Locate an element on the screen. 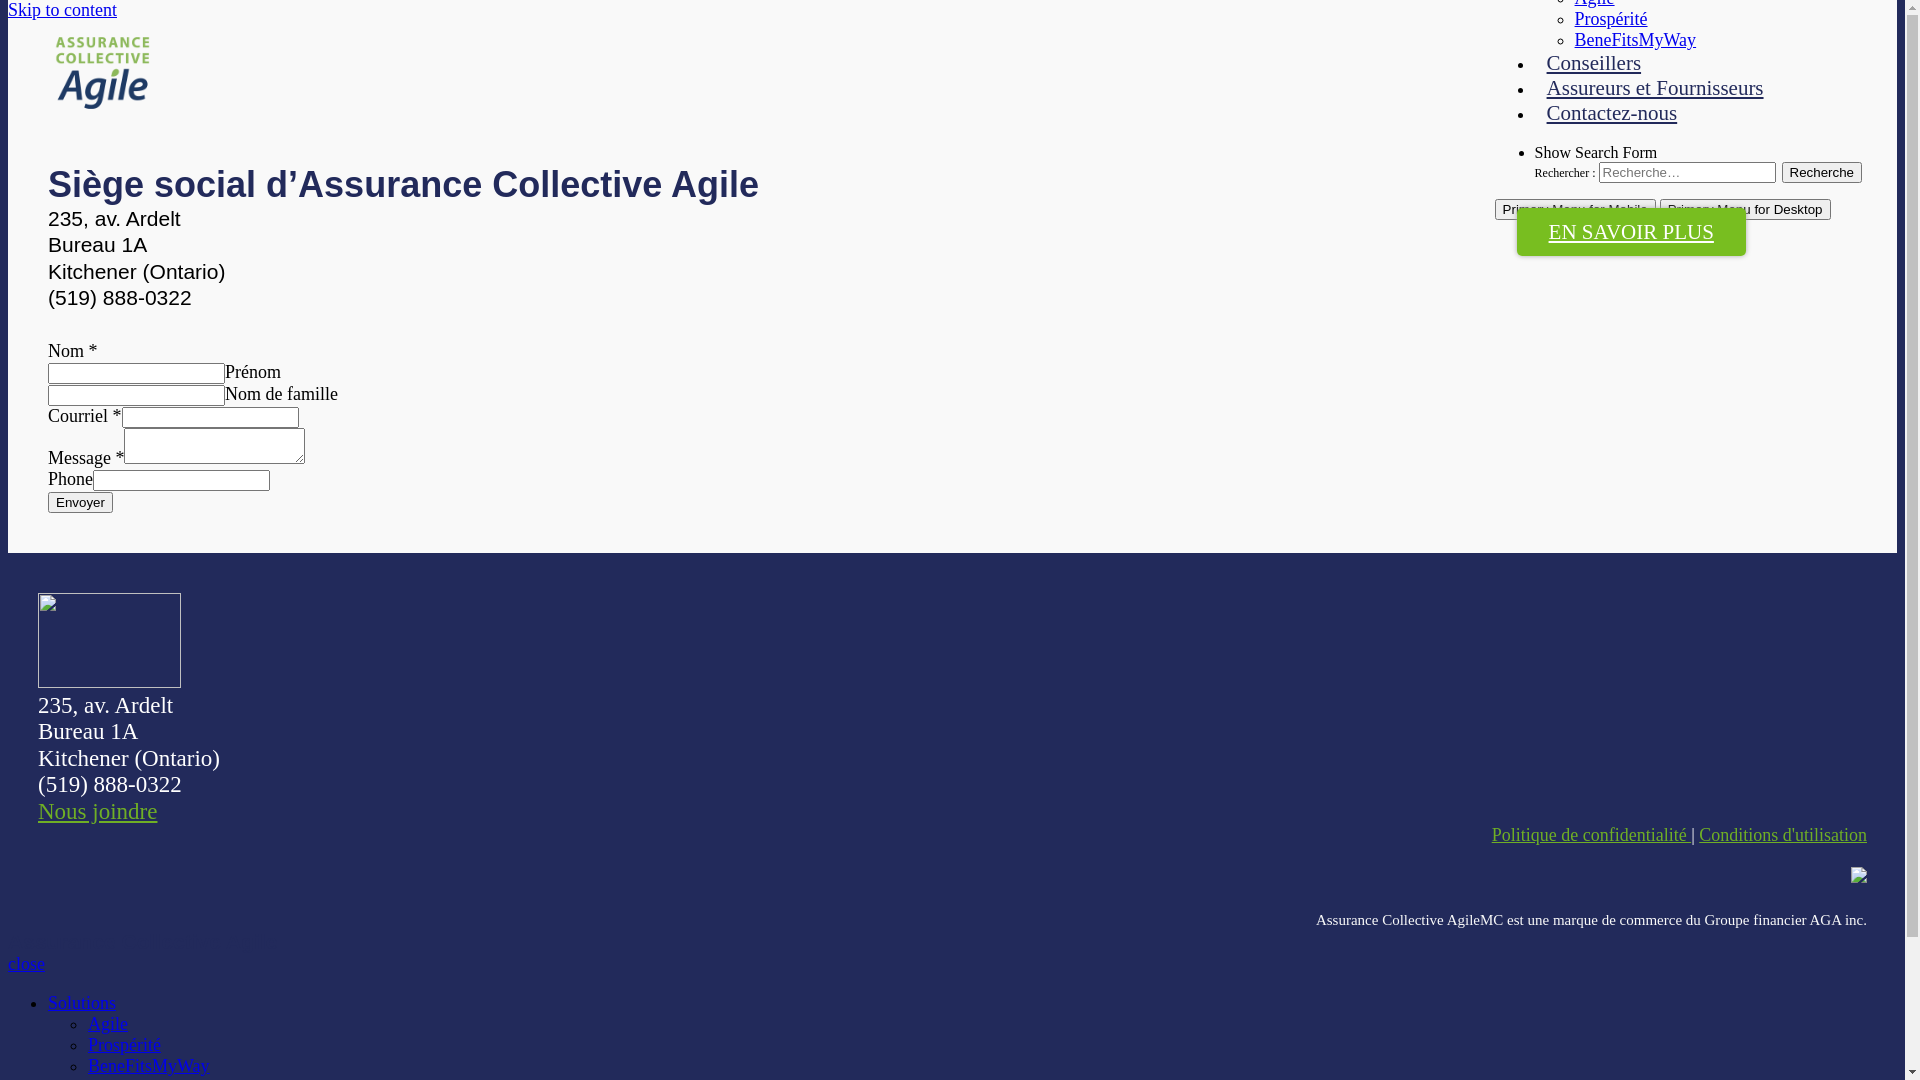 Image resolution: width=1920 pixels, height=1080 pixels. 'Solutions' is located at coordinates (80, 1002).